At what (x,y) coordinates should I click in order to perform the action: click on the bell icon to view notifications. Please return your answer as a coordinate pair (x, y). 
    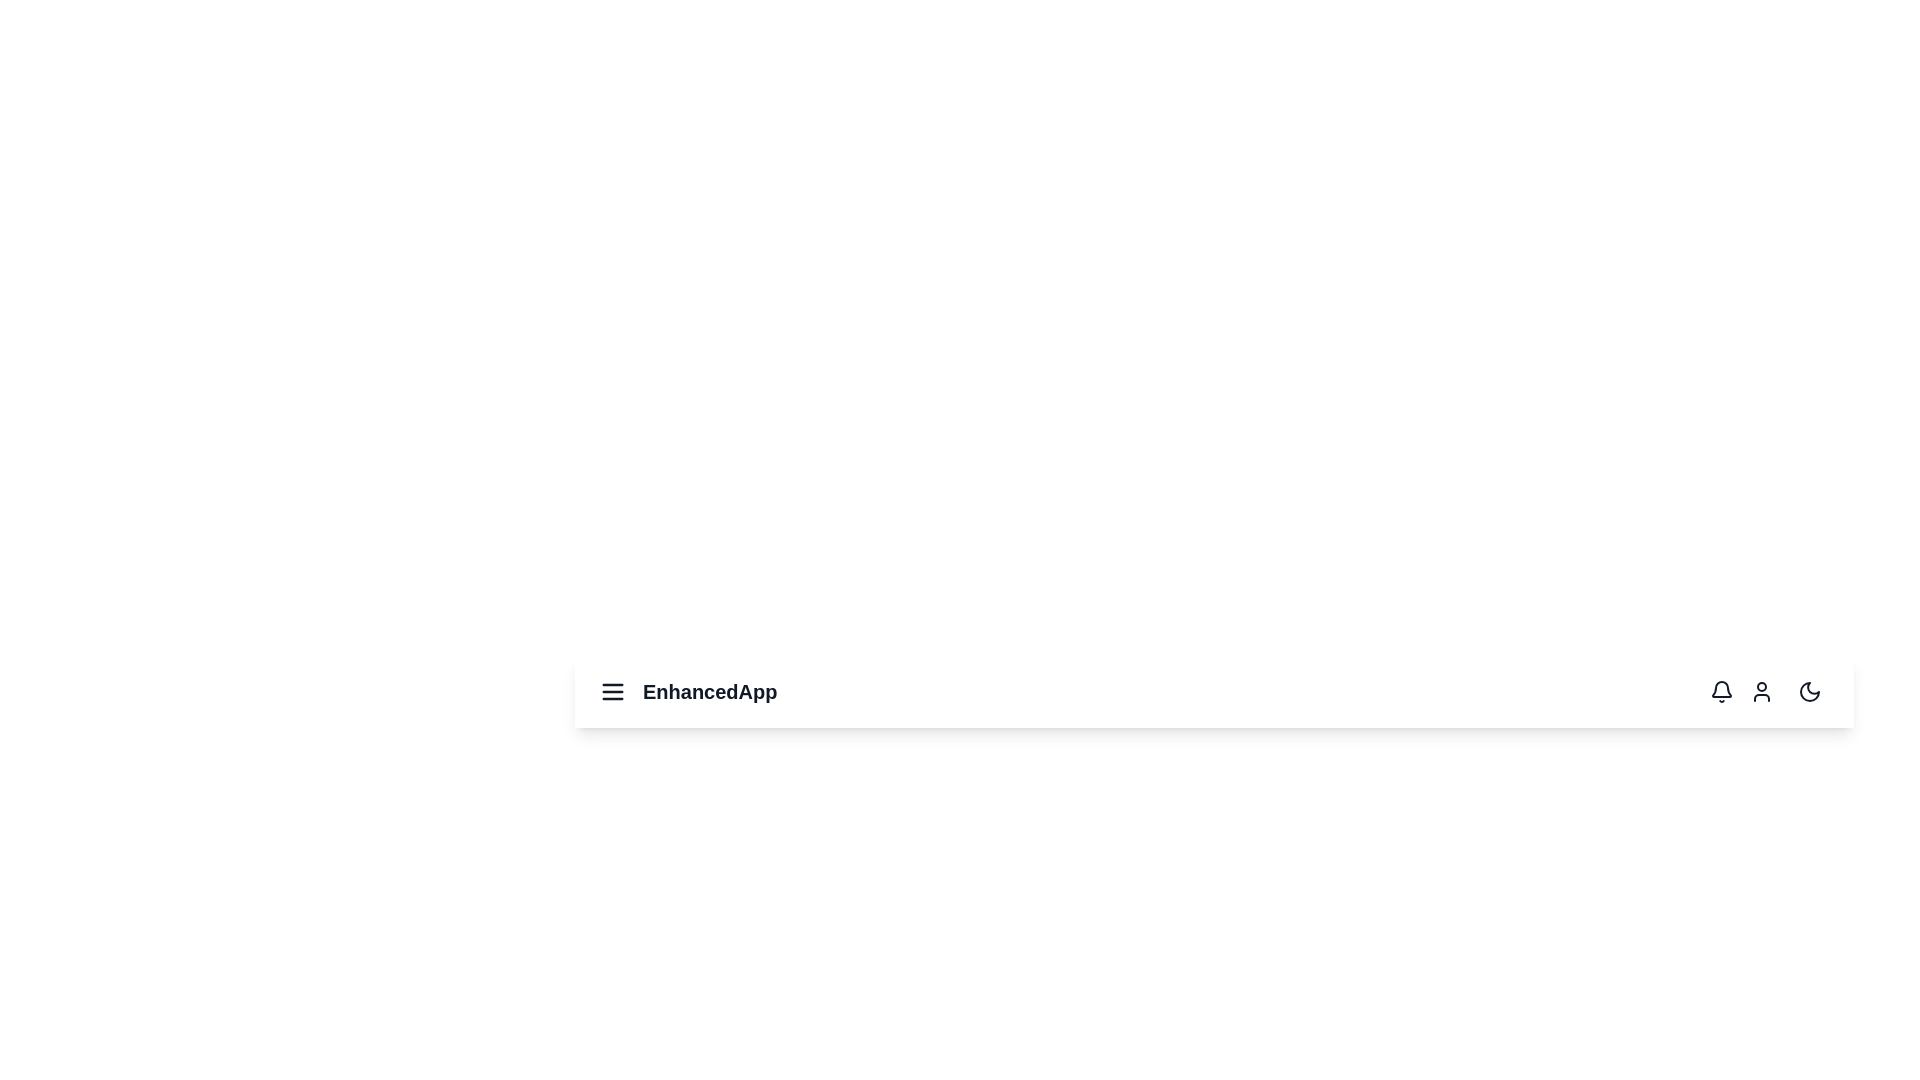
    Looking at the image, I should click on (1721, 690).